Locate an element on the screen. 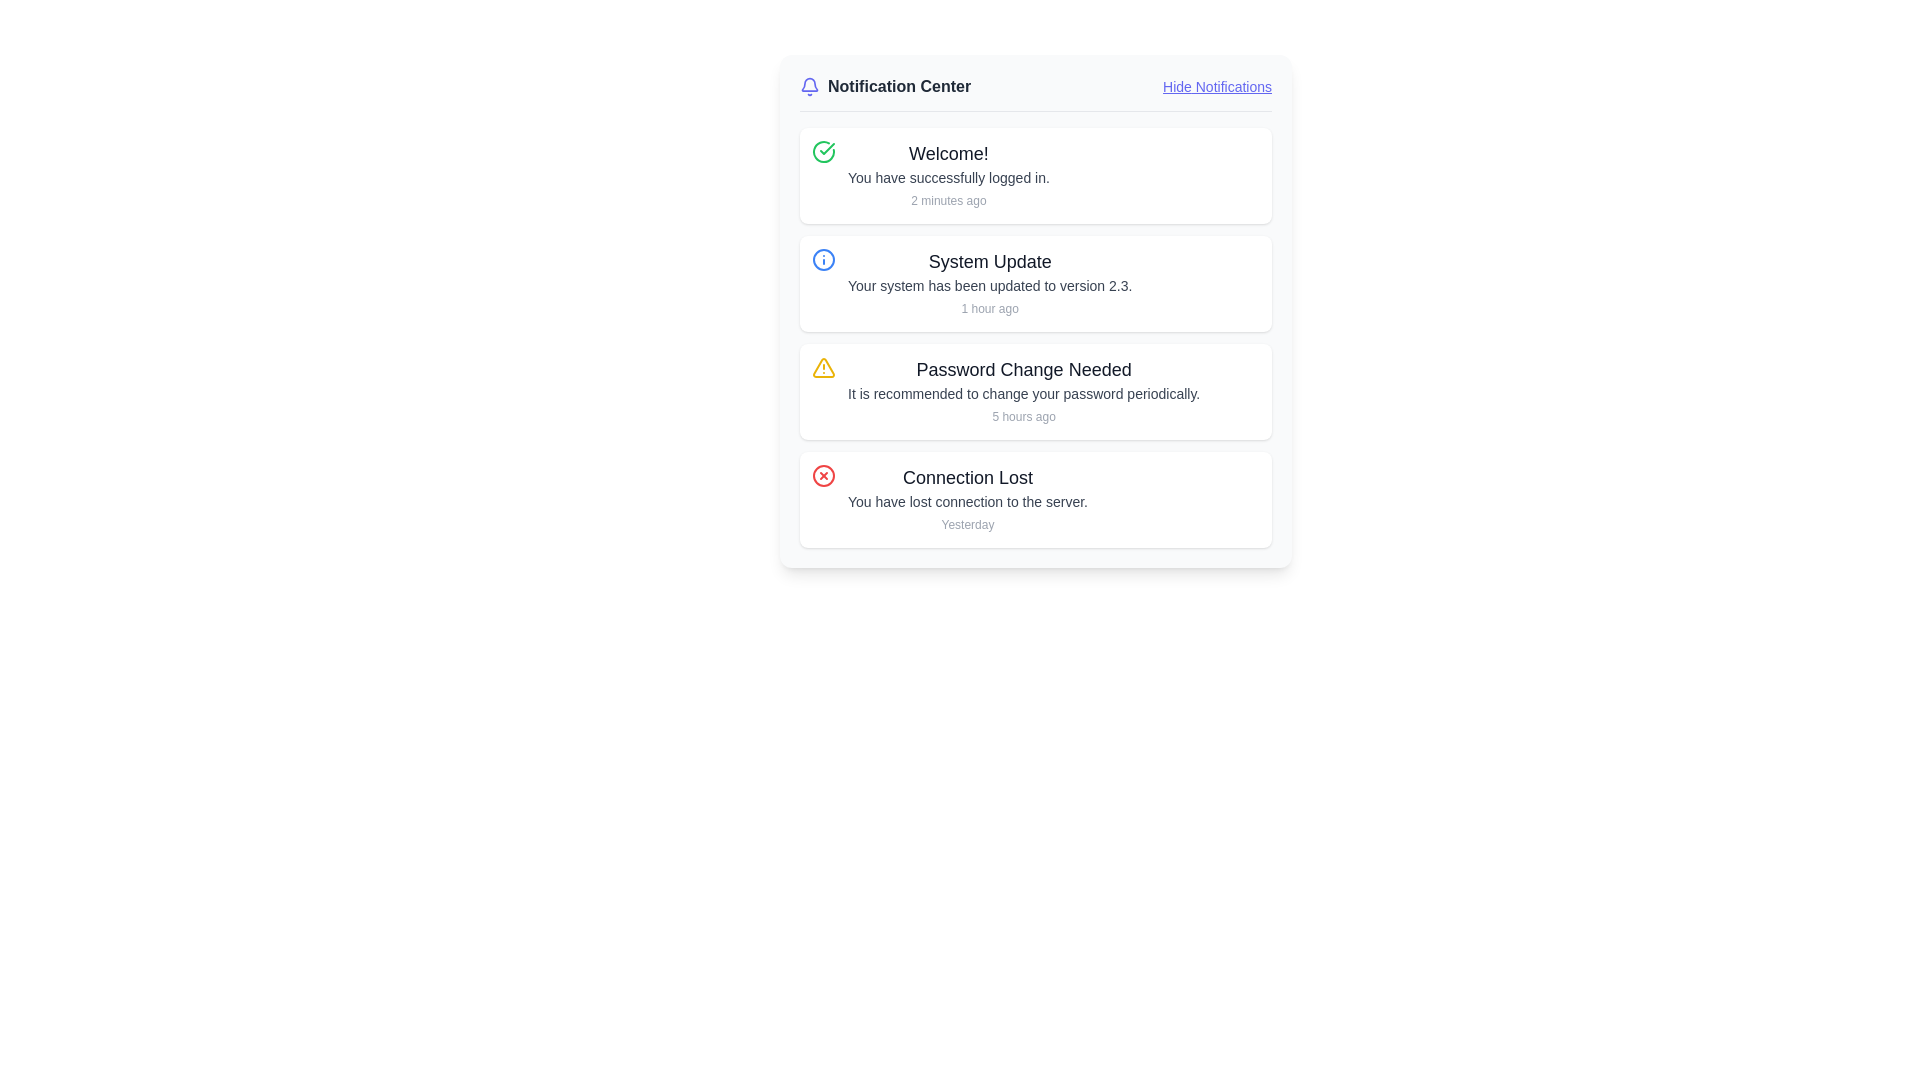 The image size is (1920, 1080). the Text Label that serves as a title for the notification center, located between a bell icon and a 'Hide Notifications' link is located at coordinates (898, 86).